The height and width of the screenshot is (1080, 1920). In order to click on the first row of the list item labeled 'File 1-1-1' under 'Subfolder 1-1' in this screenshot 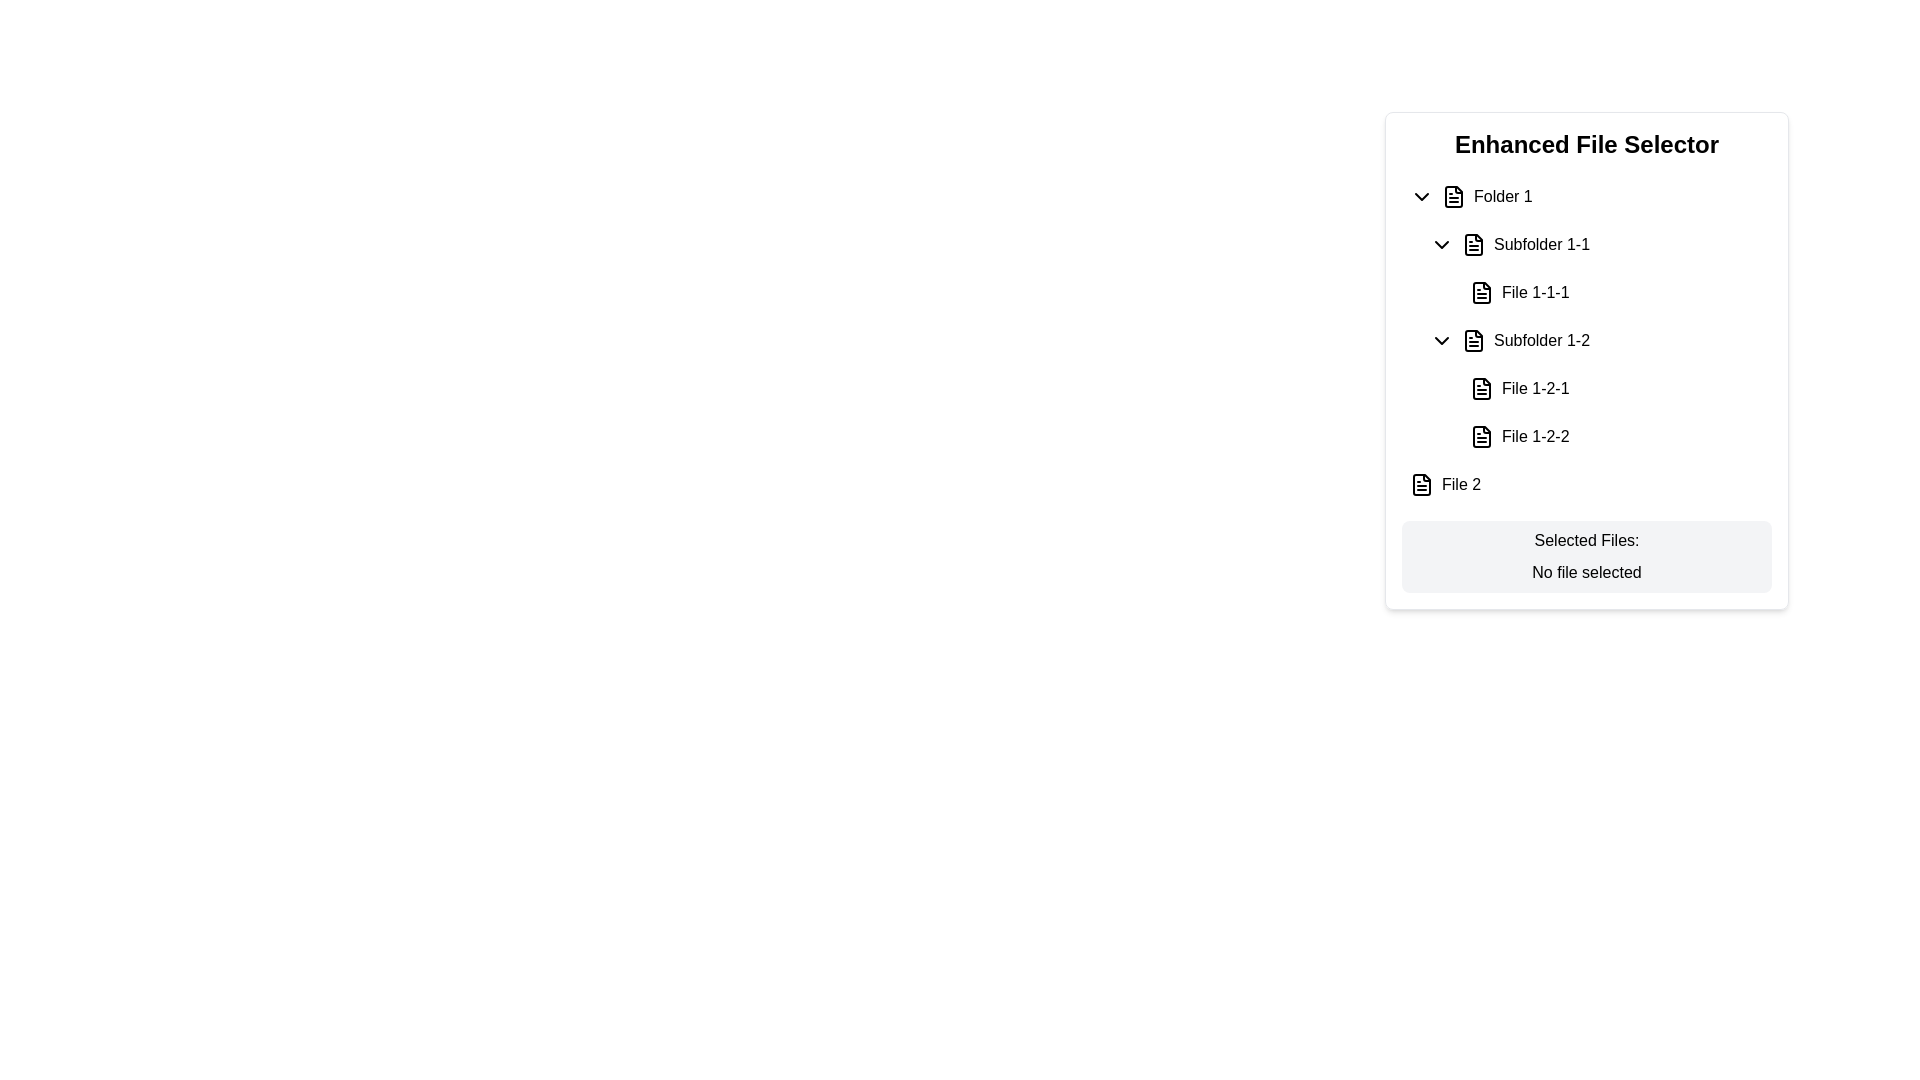, I will do `click(1617, 293)`.